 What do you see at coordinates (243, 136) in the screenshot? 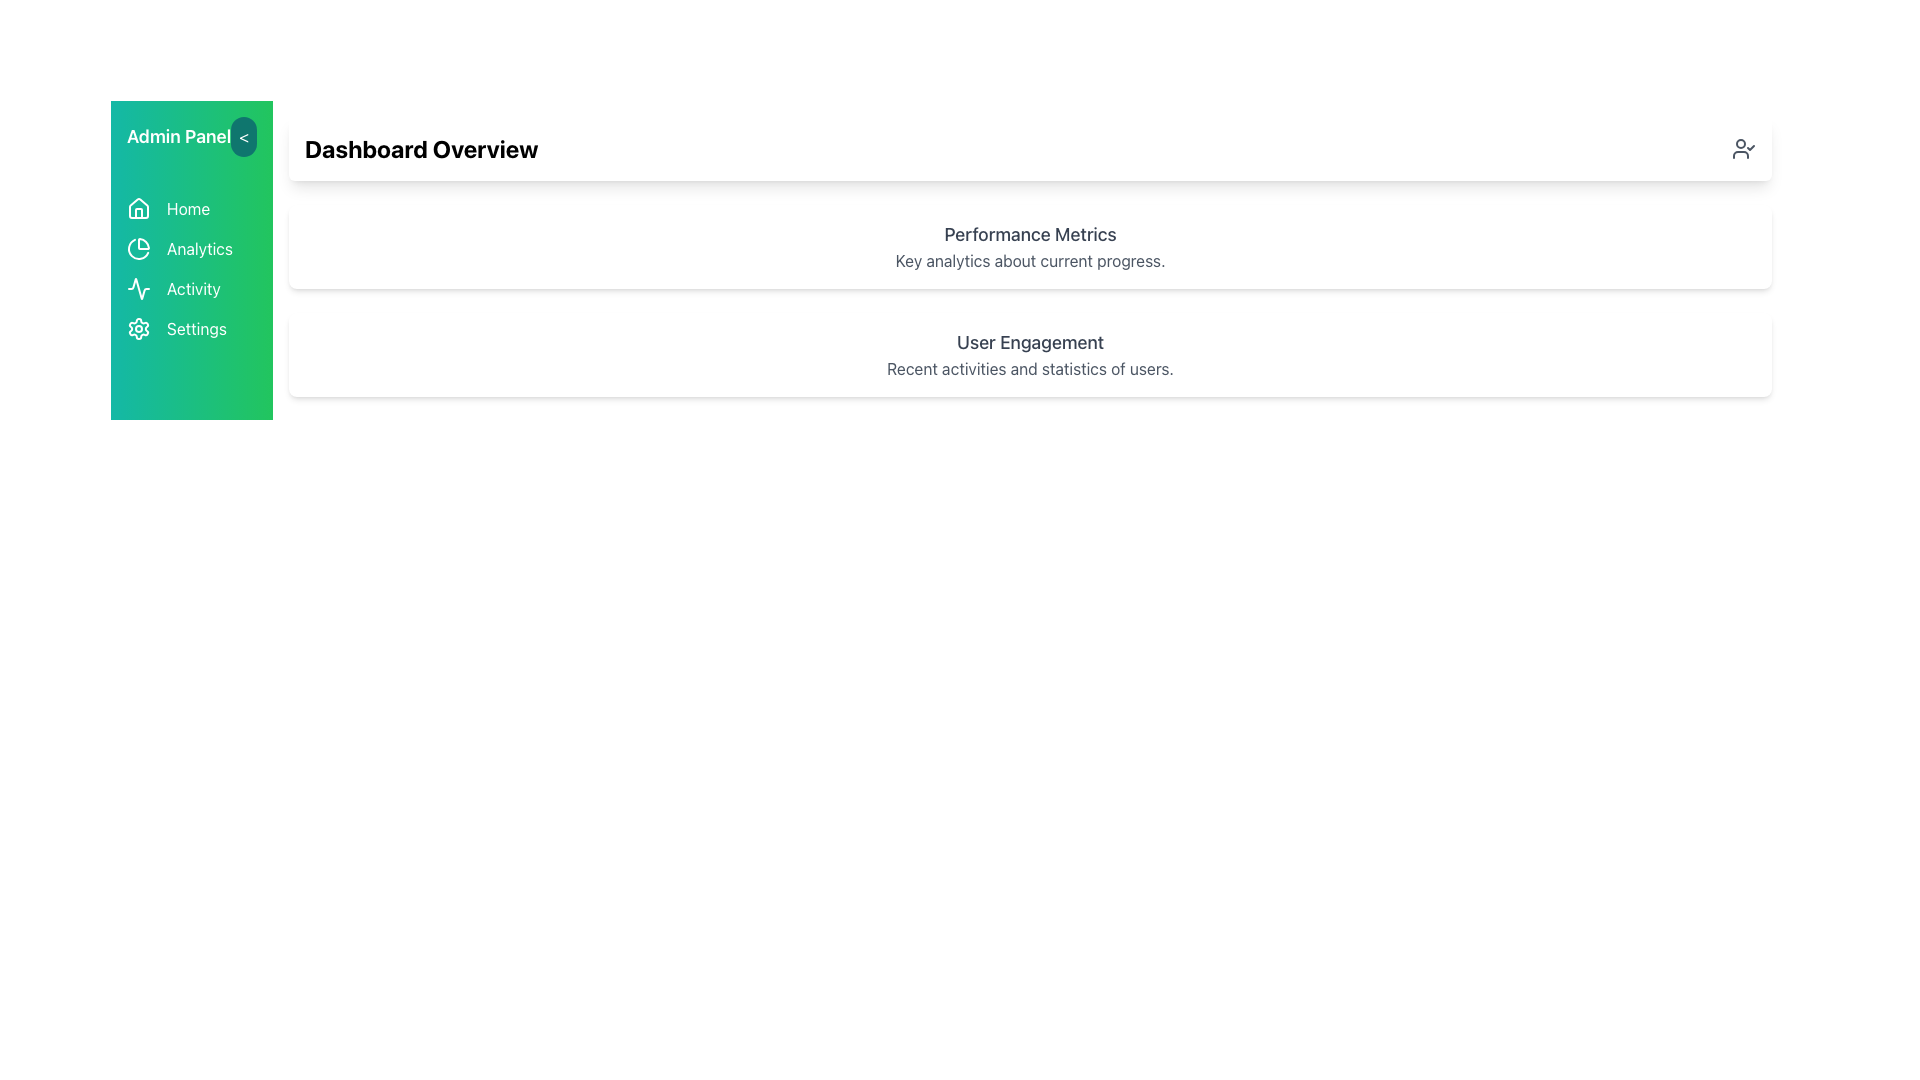
I see `the circular button with a '<' symbol at its center, located adjacent to the 'Admin Panel' label` at bounding box center [243, 136].